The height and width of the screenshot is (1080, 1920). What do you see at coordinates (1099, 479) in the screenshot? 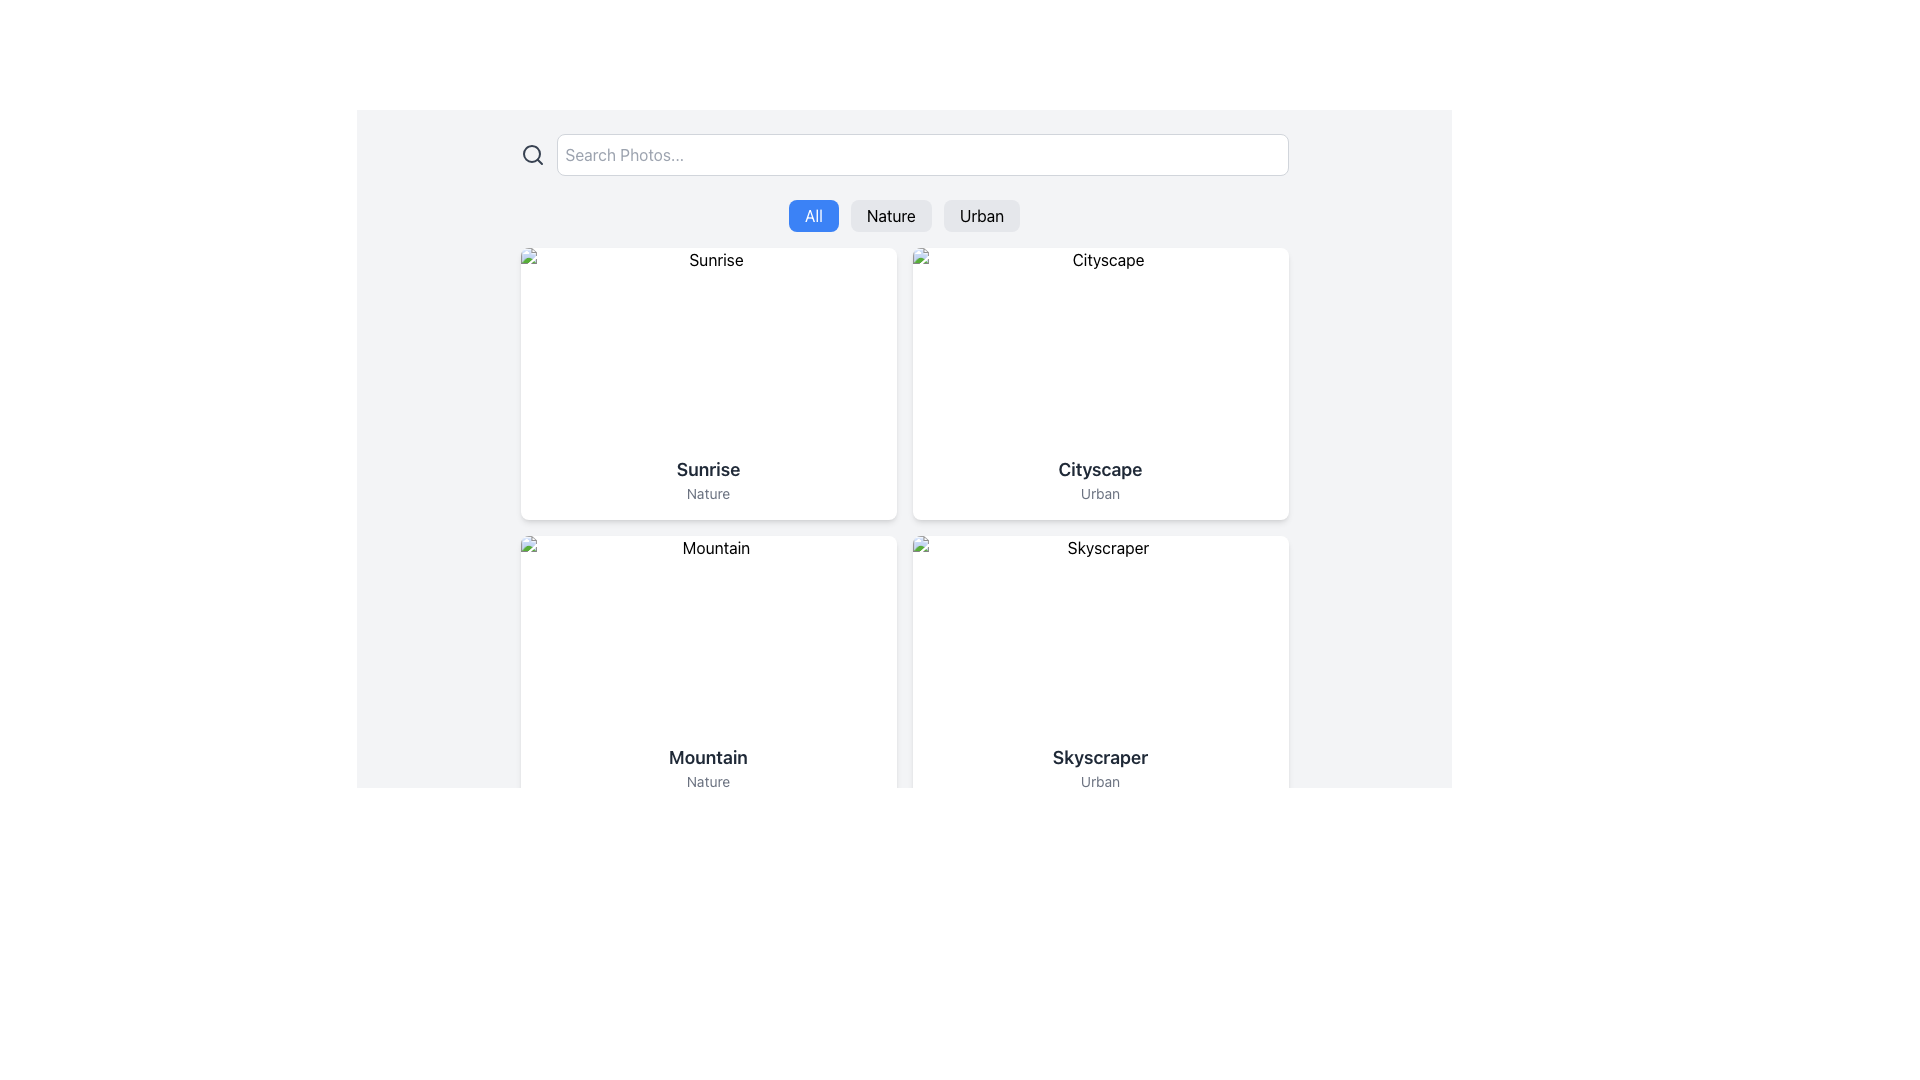
I see `the text label containing 'Cityscape' and 'Urban'` at bounding box center [1099, 479].